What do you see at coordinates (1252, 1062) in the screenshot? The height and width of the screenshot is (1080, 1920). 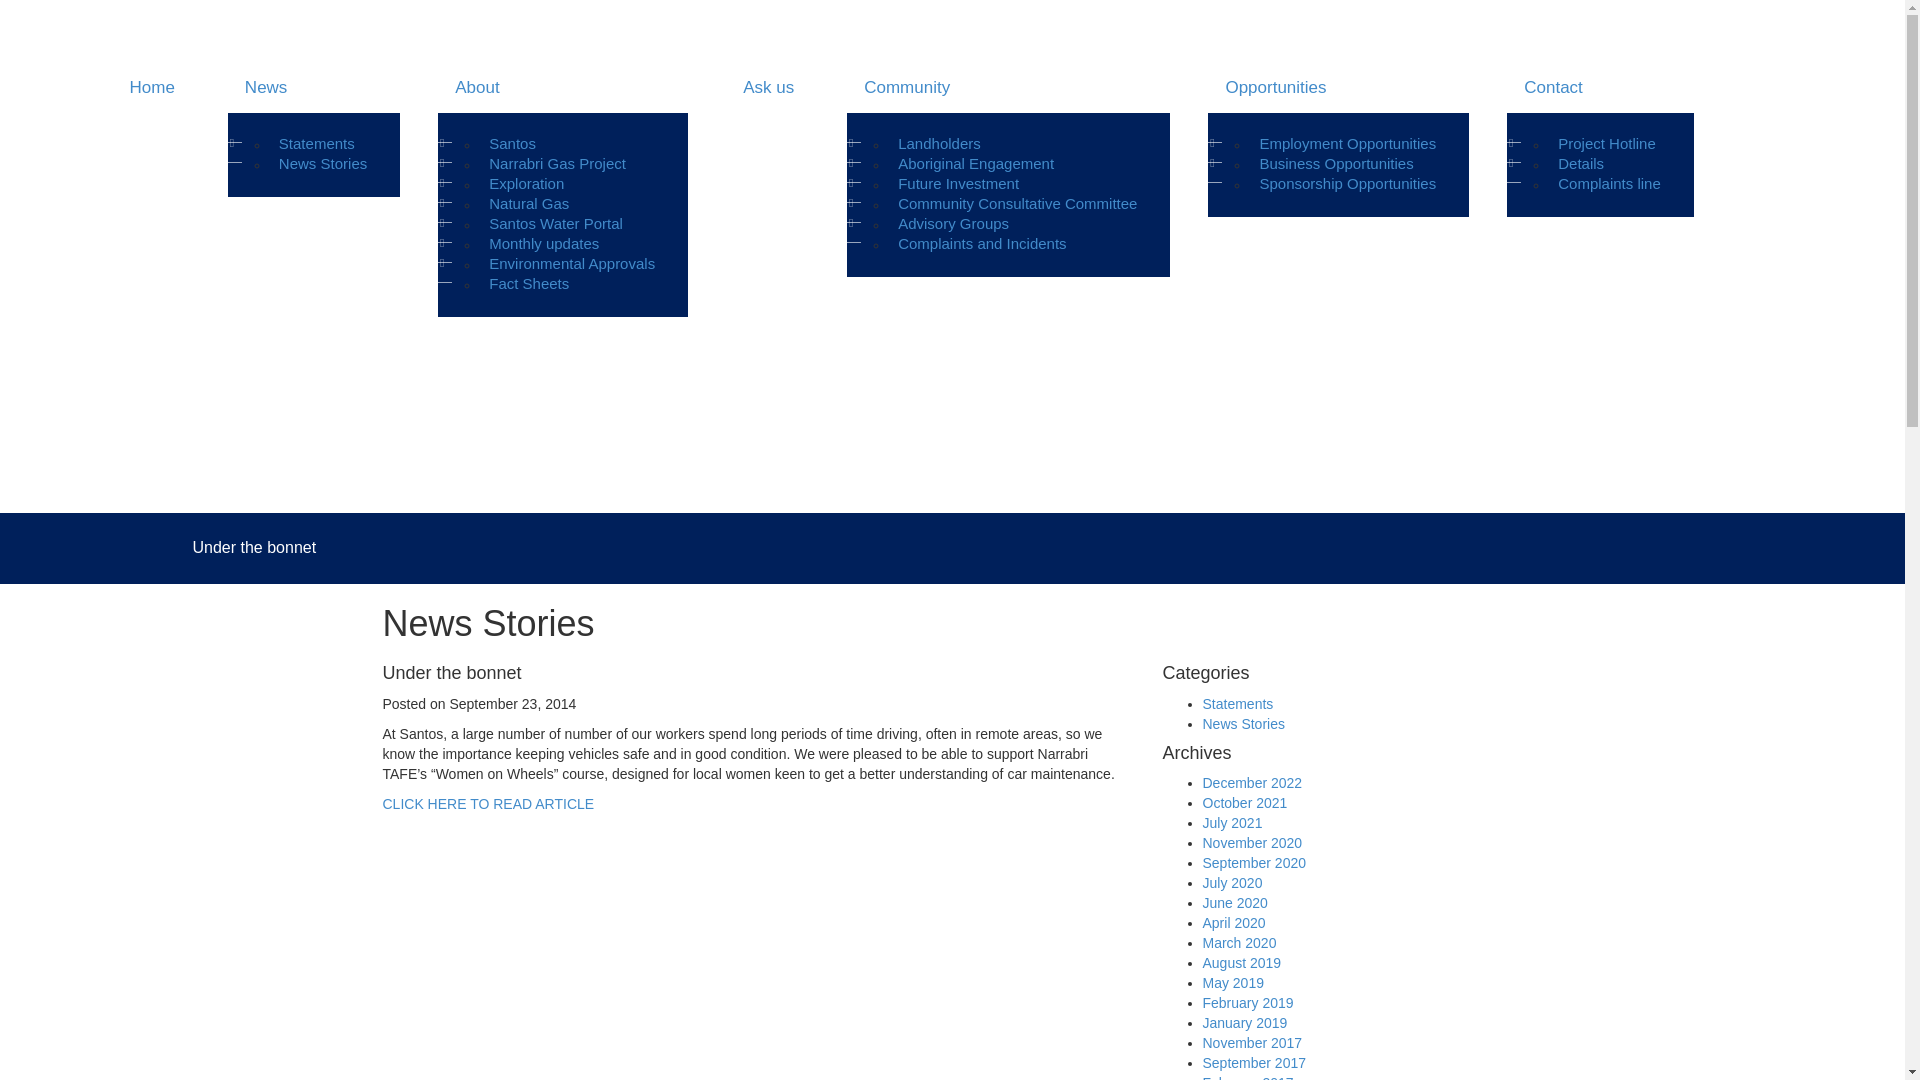 I see `'September 2017'` at bounding box center [1252, 1062].